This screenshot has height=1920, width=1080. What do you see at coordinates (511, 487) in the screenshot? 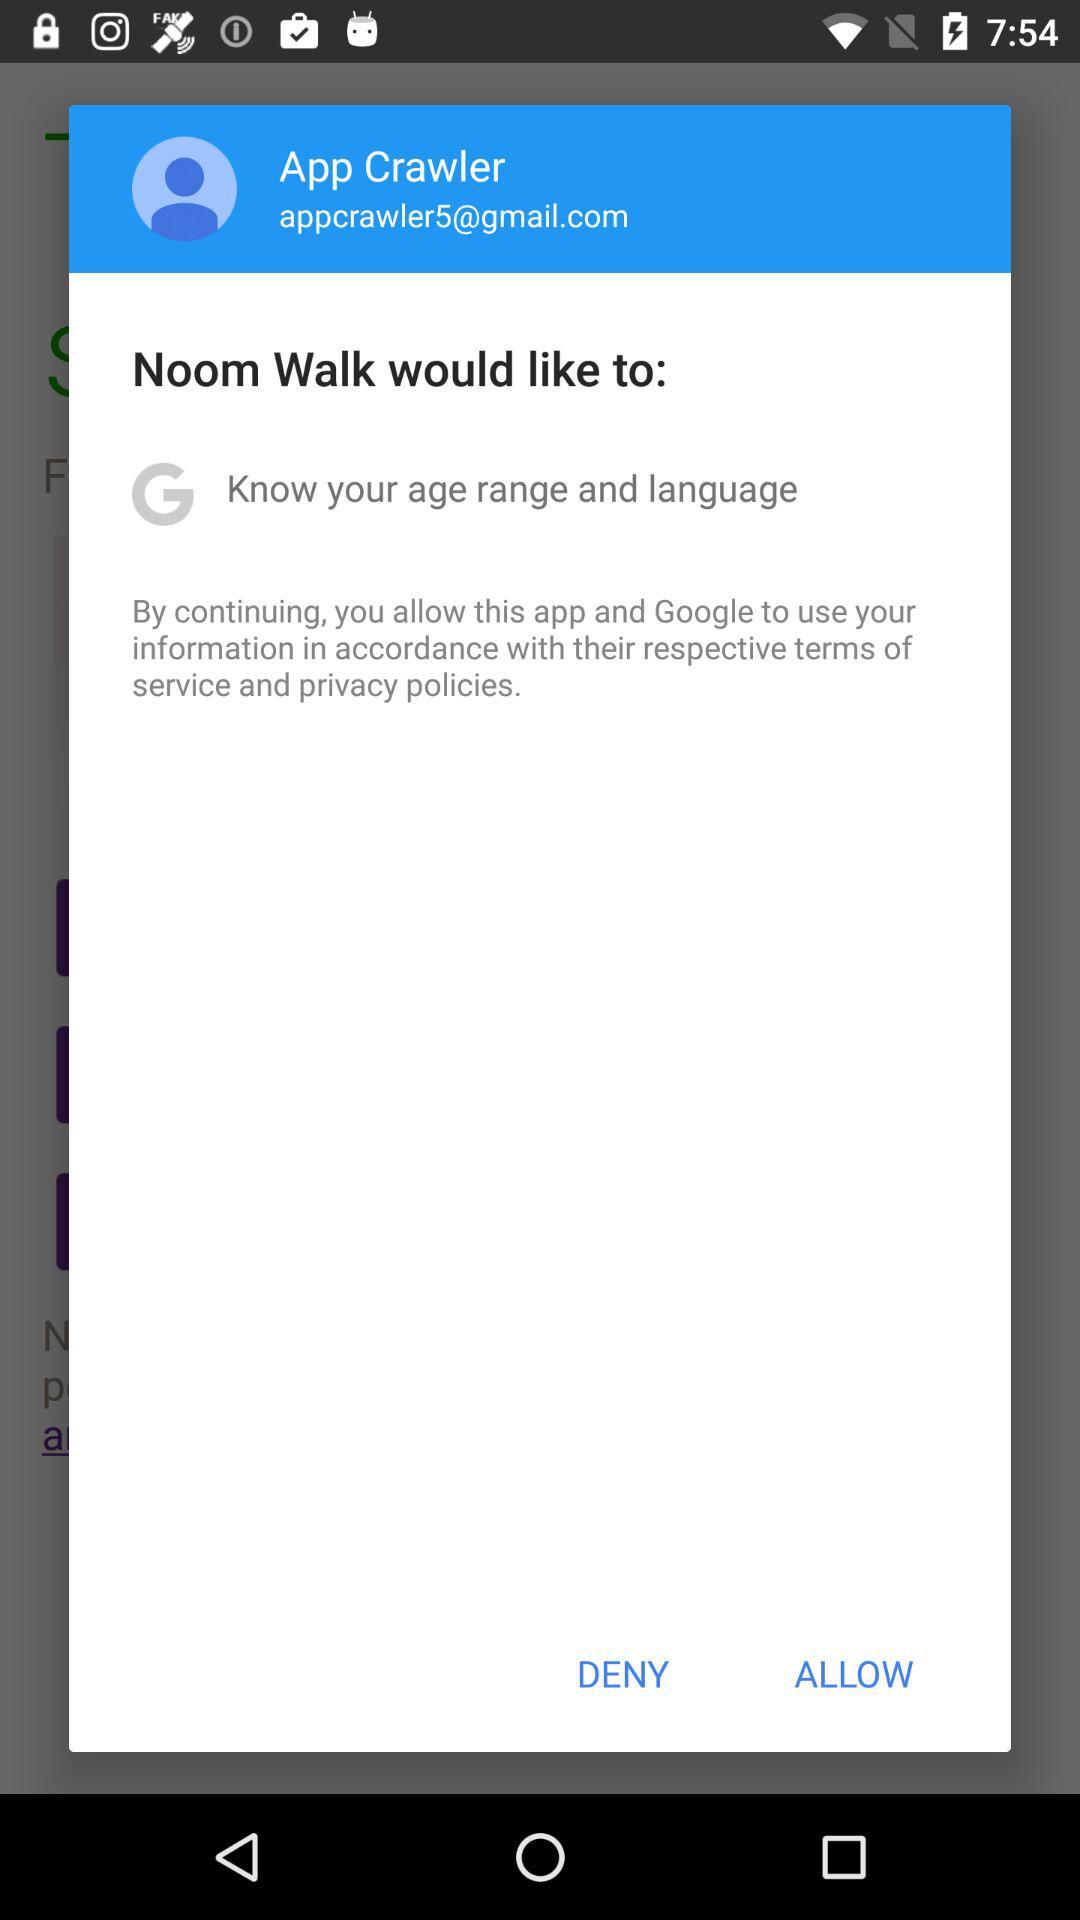
I see `the item above the by continuing you item` at bounding box center [511, 487].